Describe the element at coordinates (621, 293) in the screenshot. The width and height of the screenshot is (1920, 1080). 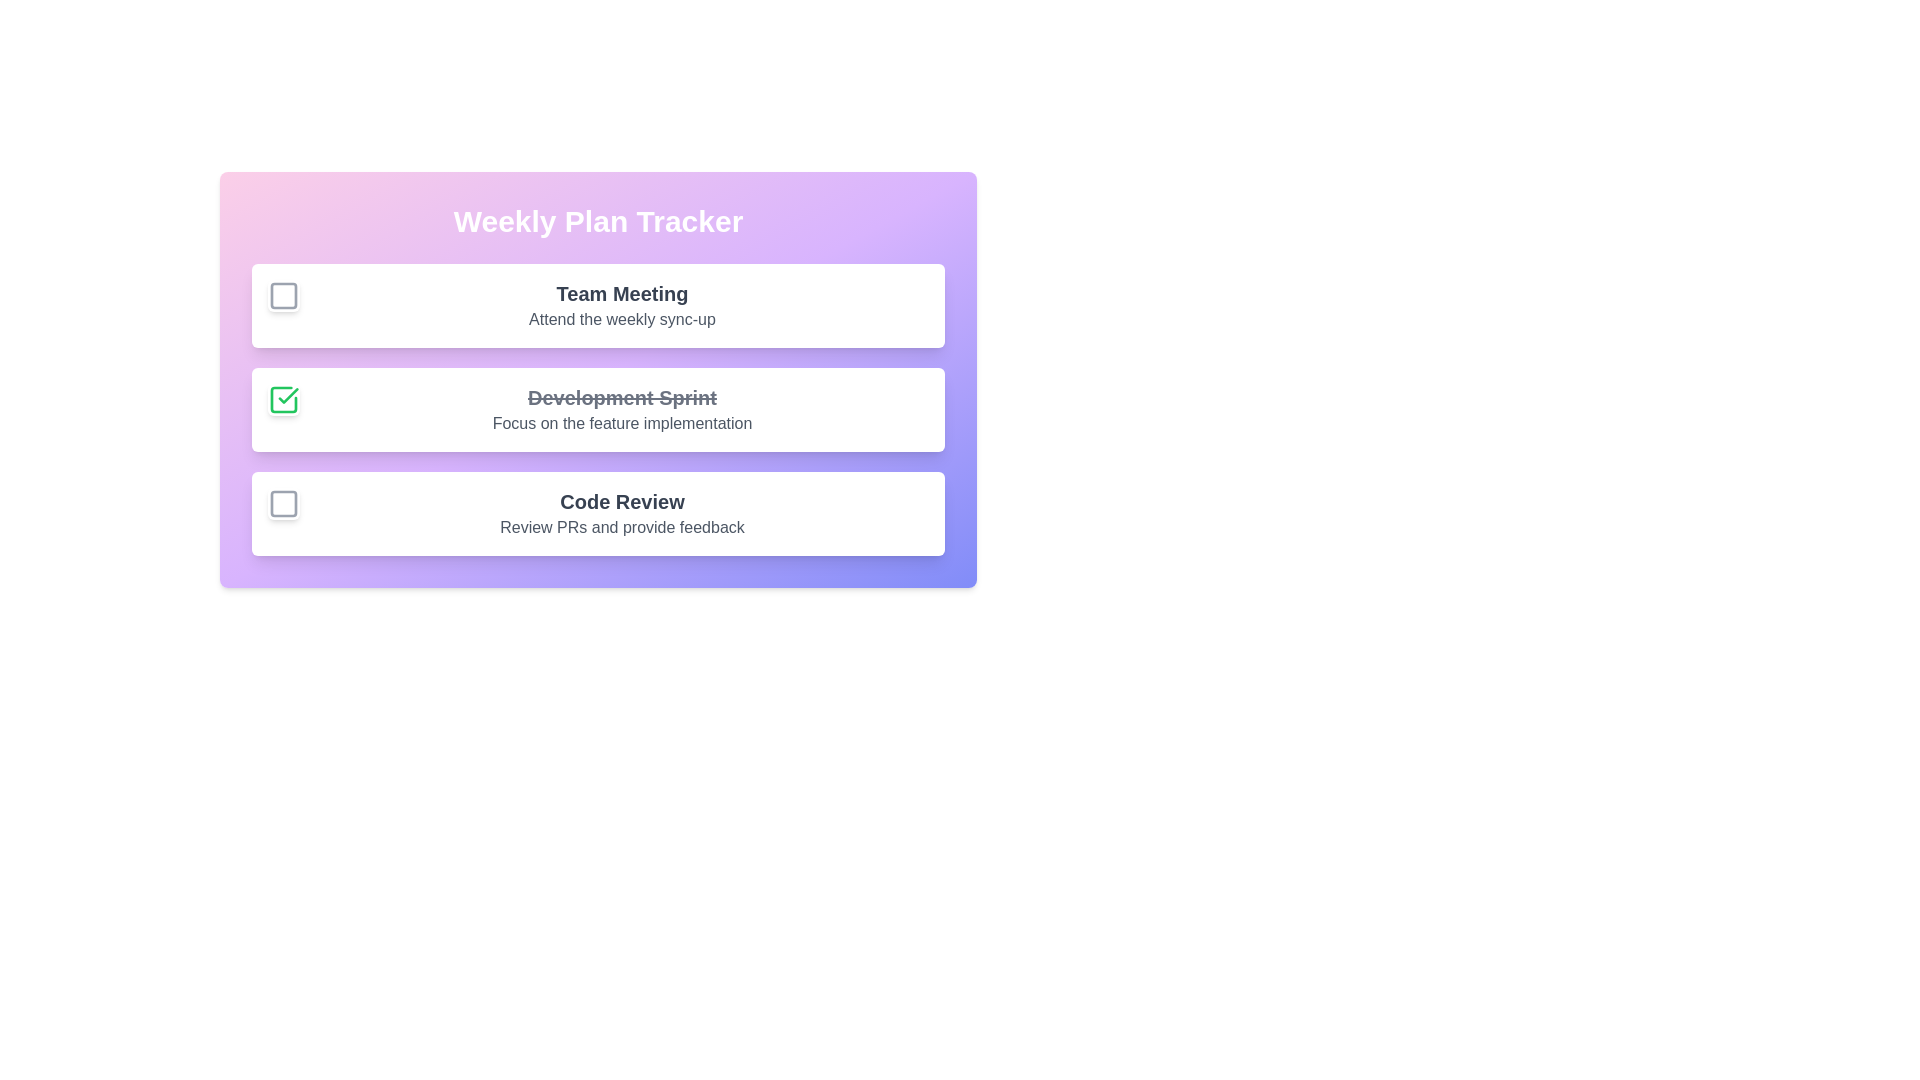
I see `the plan titled Team Meeting to read its description` at that location.